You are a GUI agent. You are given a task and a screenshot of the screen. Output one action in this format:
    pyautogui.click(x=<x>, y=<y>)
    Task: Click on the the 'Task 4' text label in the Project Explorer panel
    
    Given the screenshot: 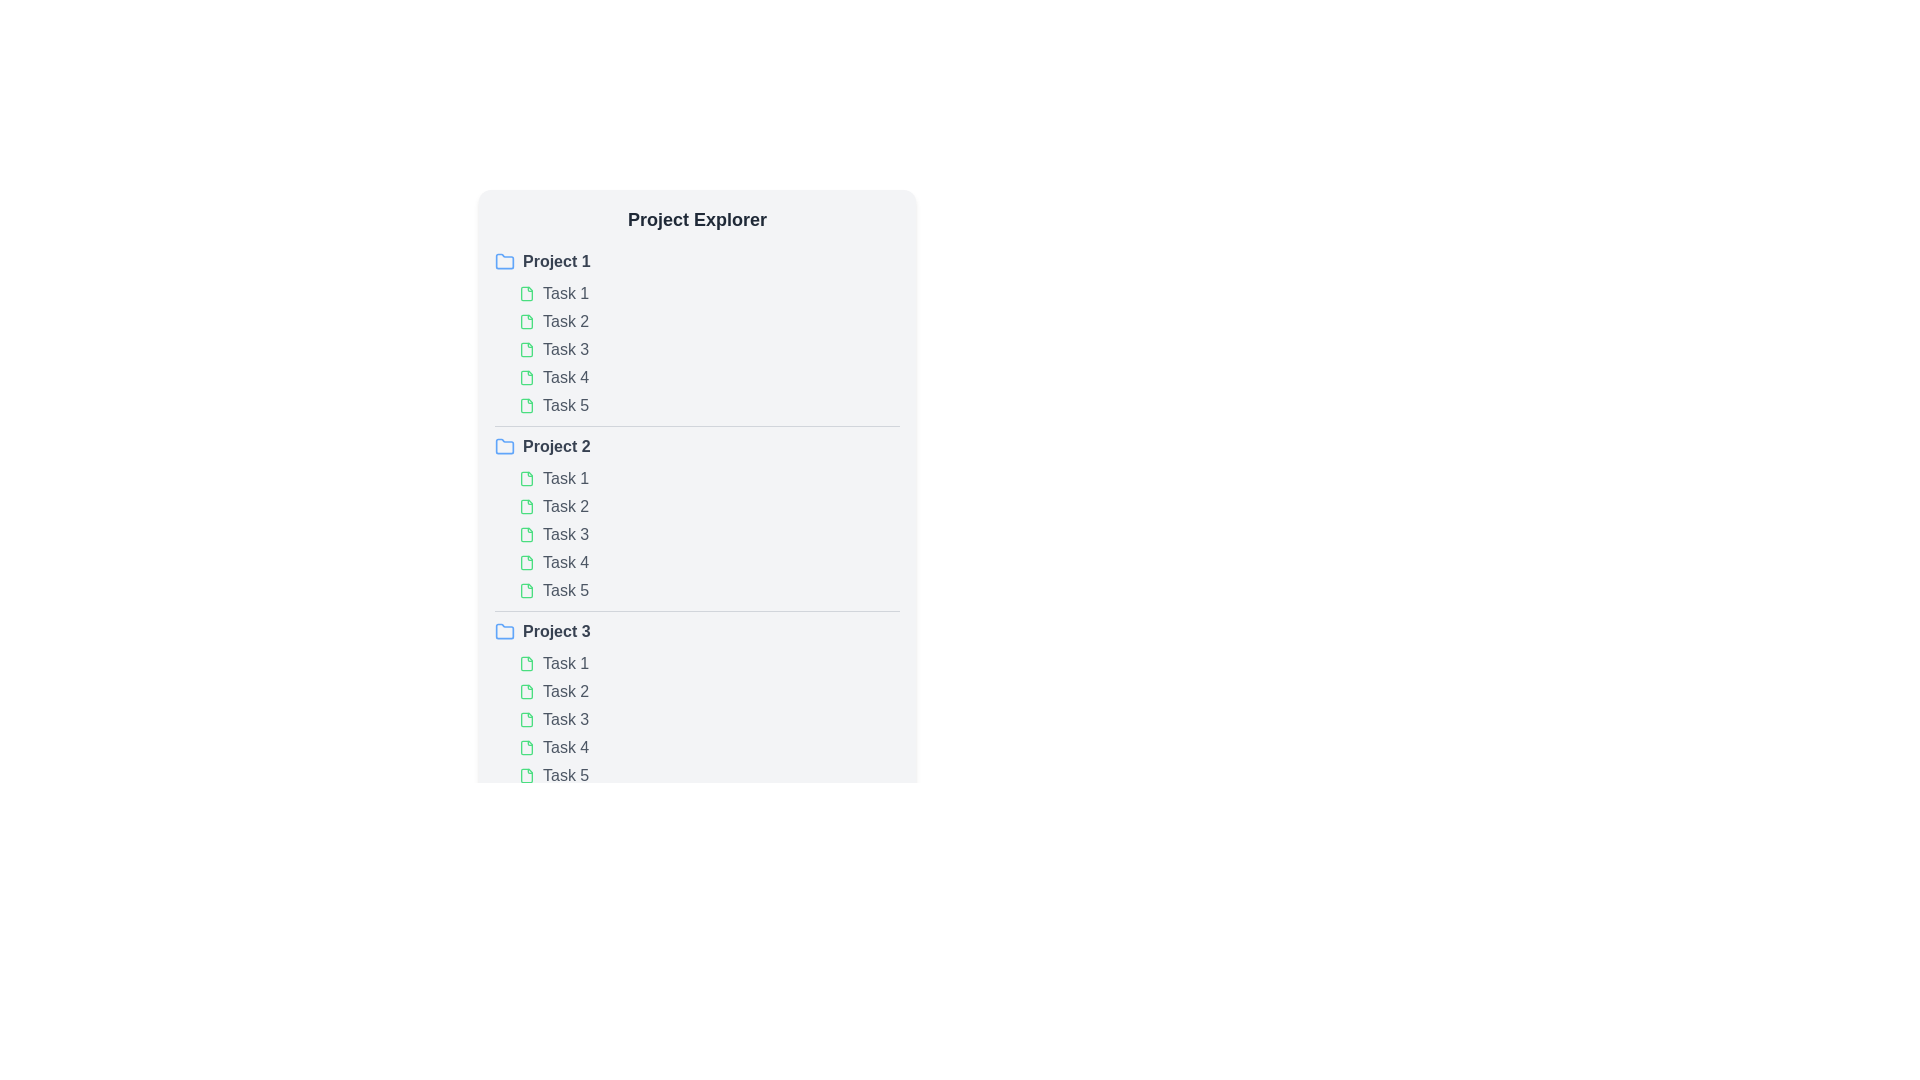 What is the action you would take?
    pyautogui.click(x=565, y=748)
    